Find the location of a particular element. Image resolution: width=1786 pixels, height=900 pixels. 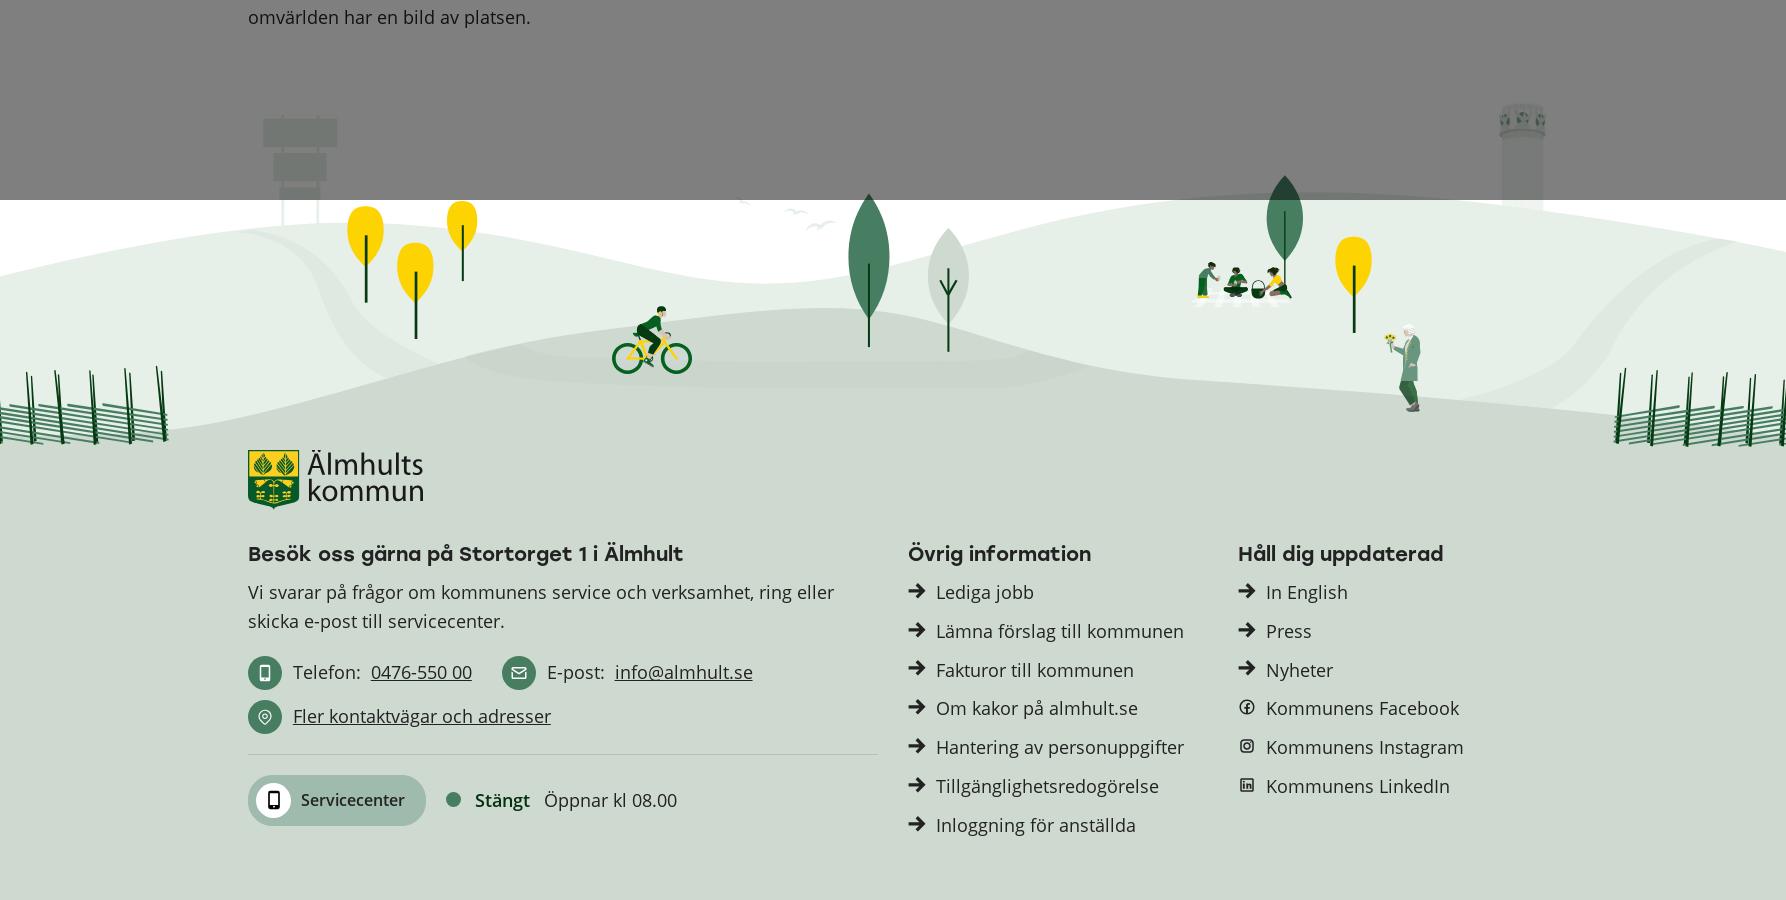

'Lediga jobb' is located at coordinates (984, 591).